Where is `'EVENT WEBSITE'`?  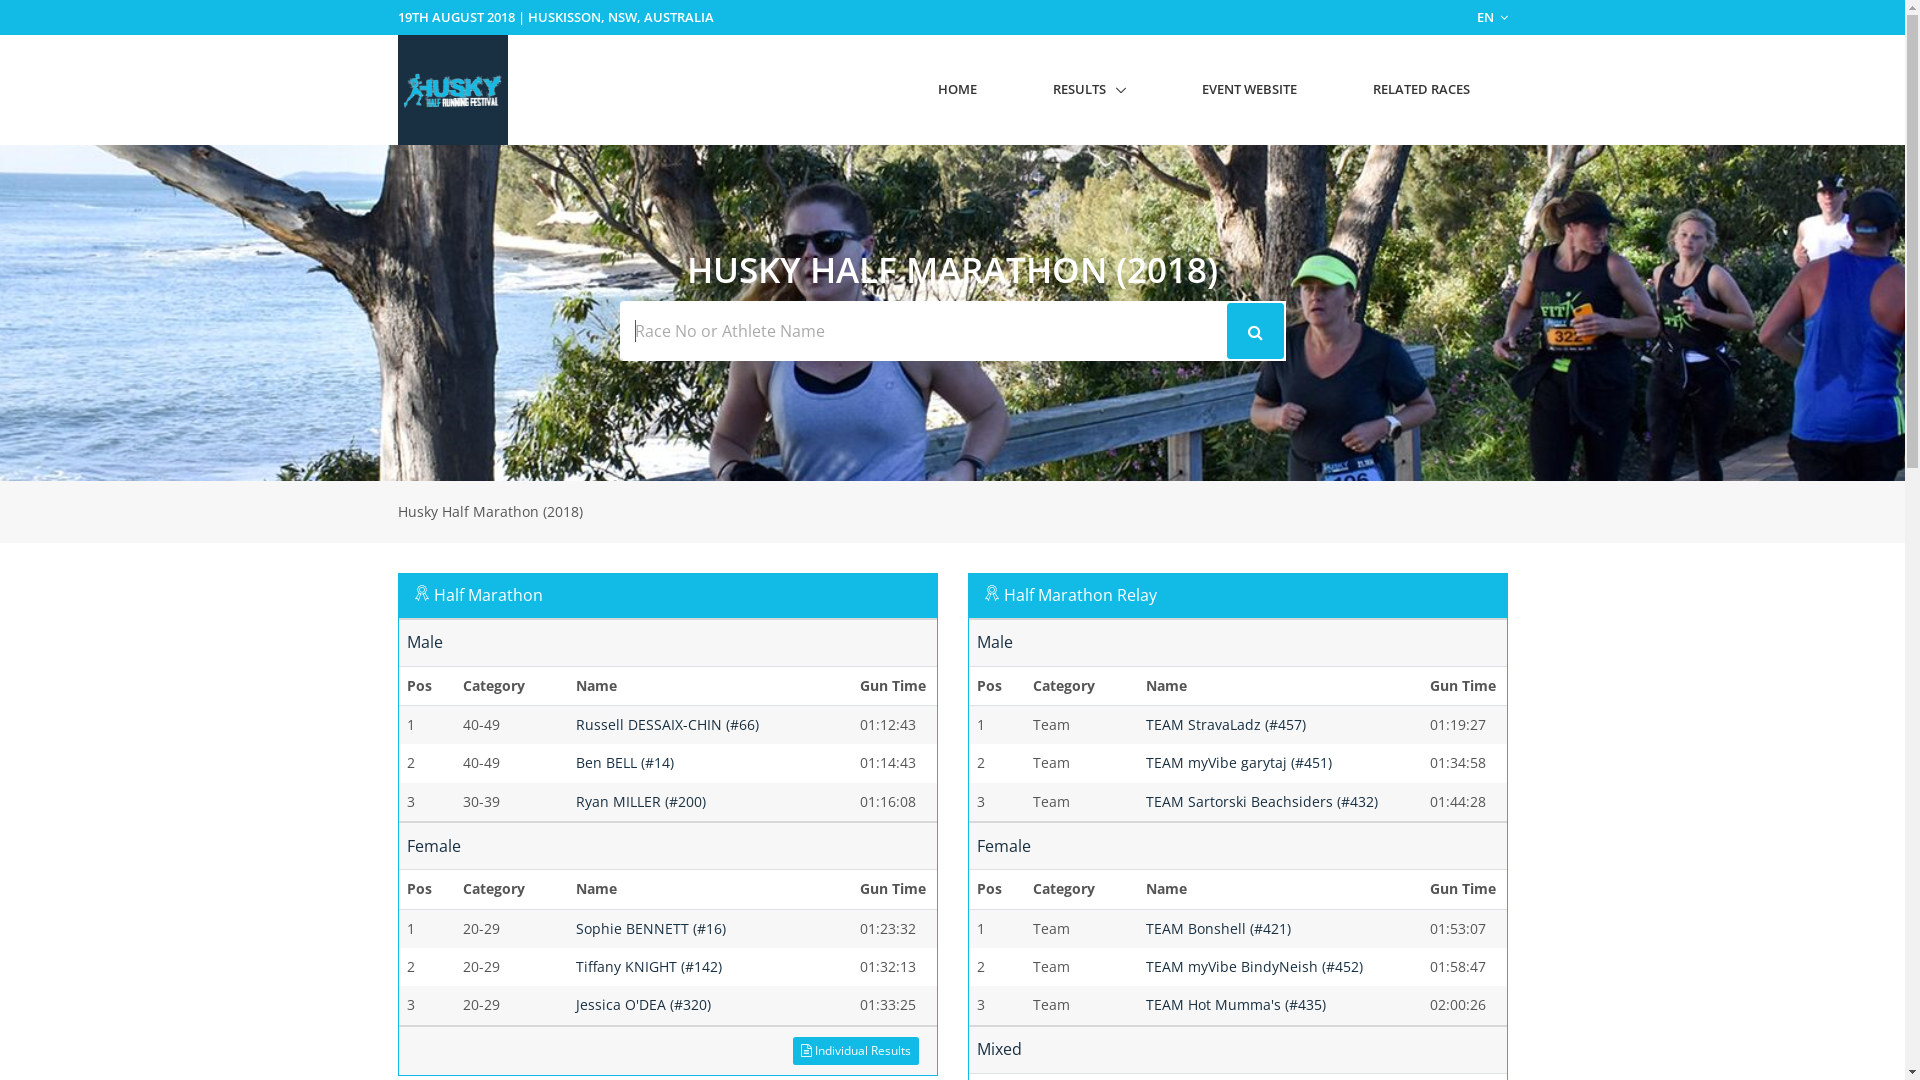
'EVENT WEBSITE' is located at coordinates (1248, 88).